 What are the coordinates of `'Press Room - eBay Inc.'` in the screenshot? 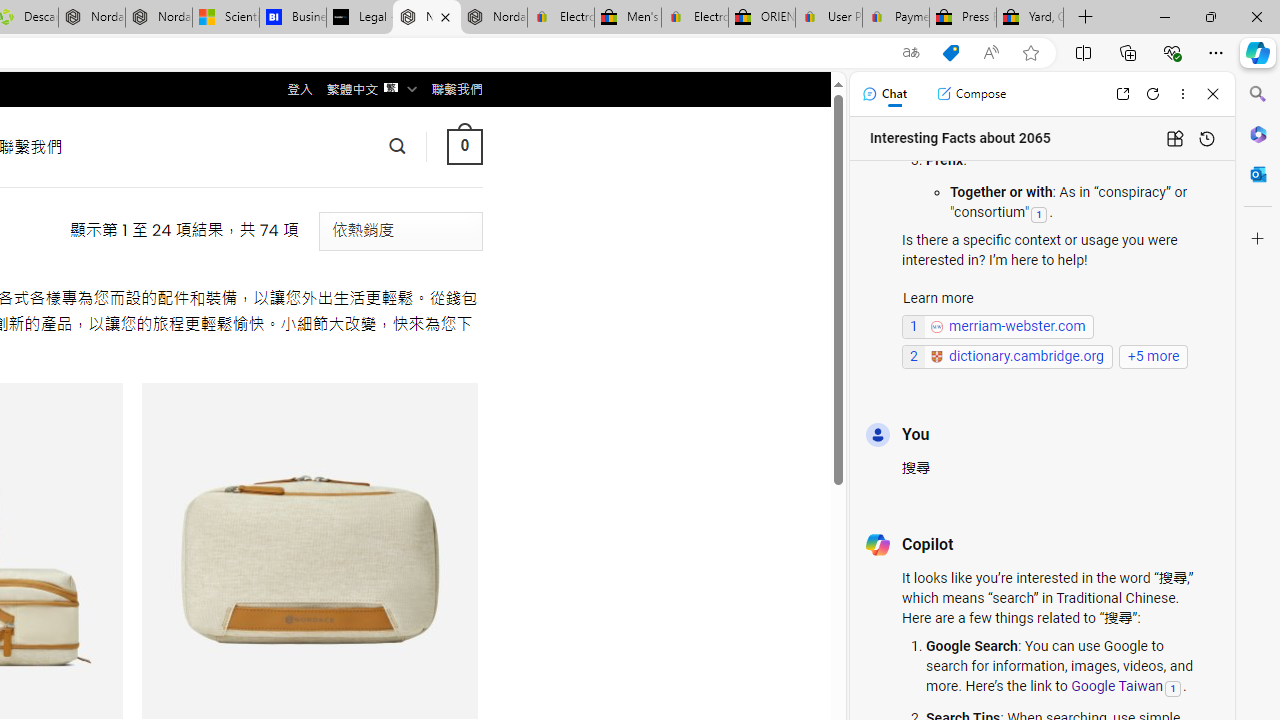 It's located at (963, 17).